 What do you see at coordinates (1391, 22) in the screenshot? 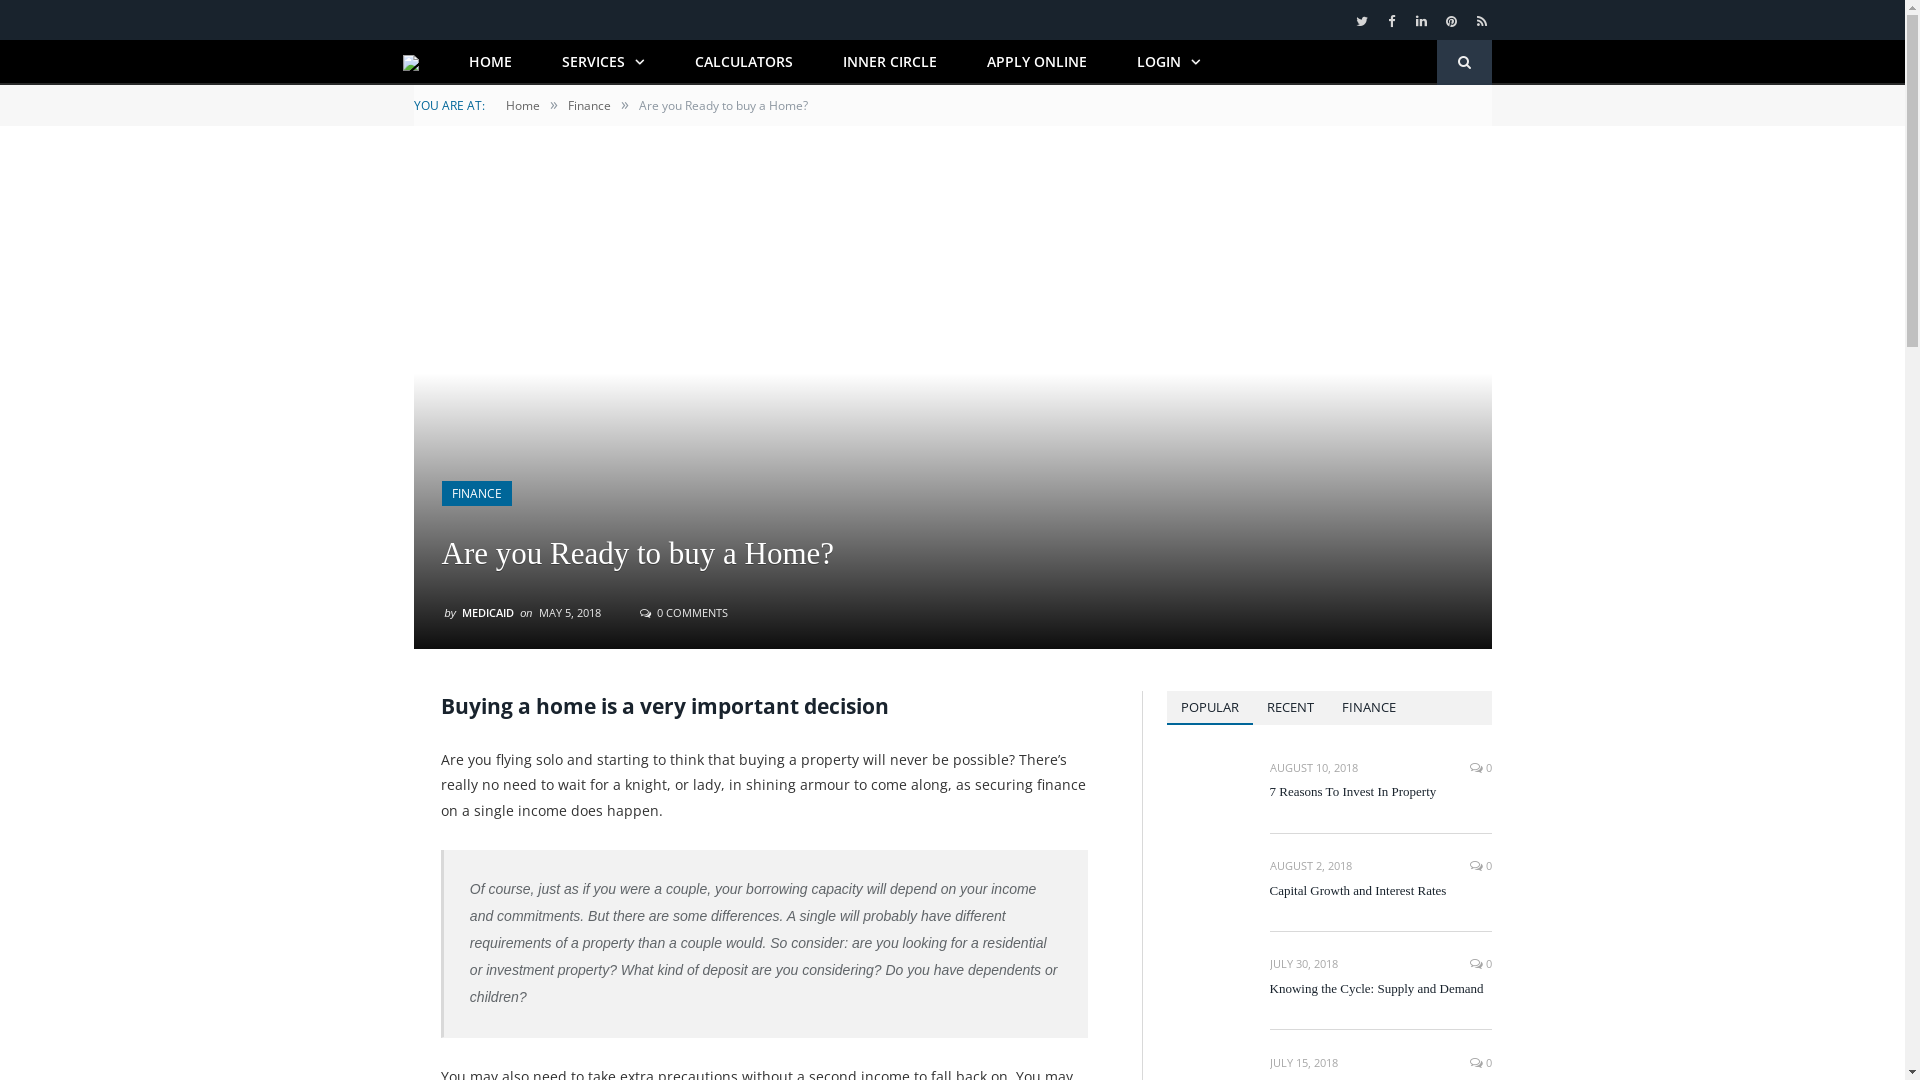
I see `'Facebook'` at bounding box center [1391, 22].